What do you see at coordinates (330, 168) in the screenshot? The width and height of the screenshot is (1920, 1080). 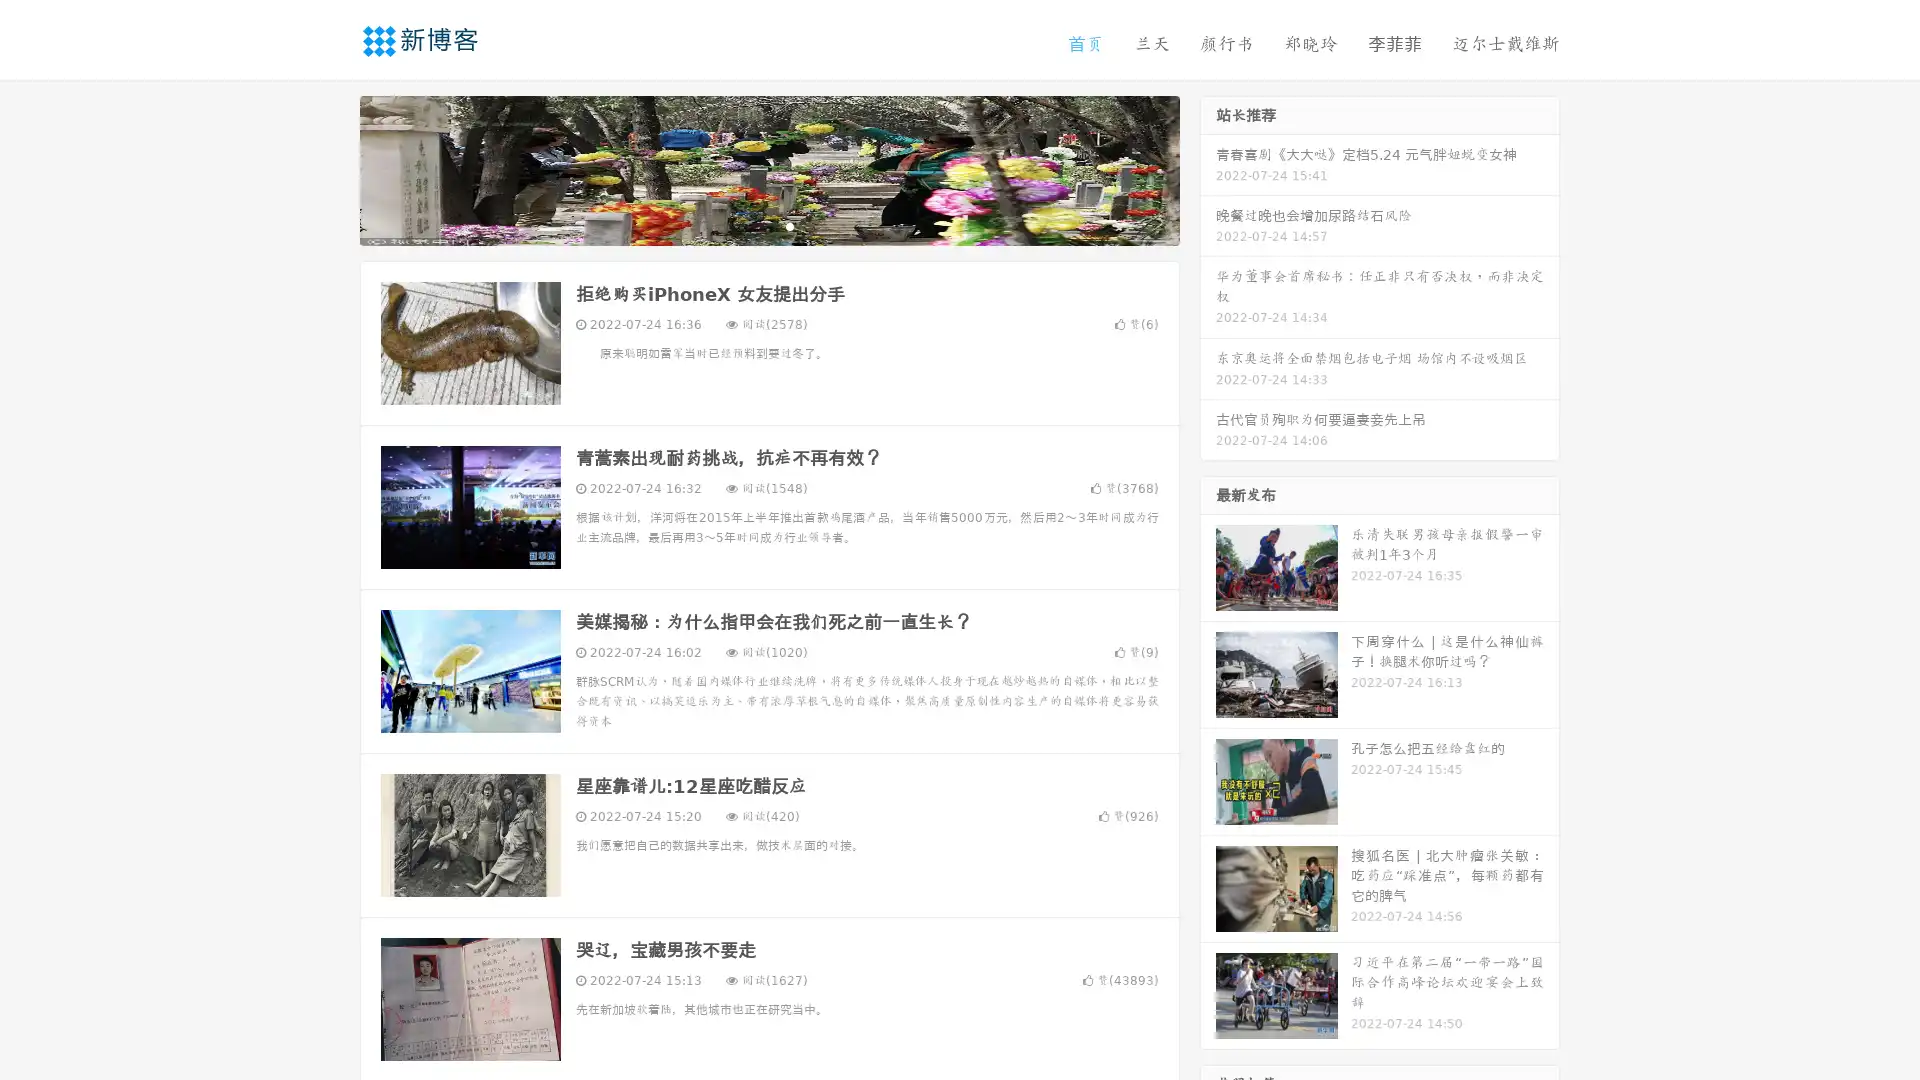 I see `Previous slide` at bounding box center [330, 168].